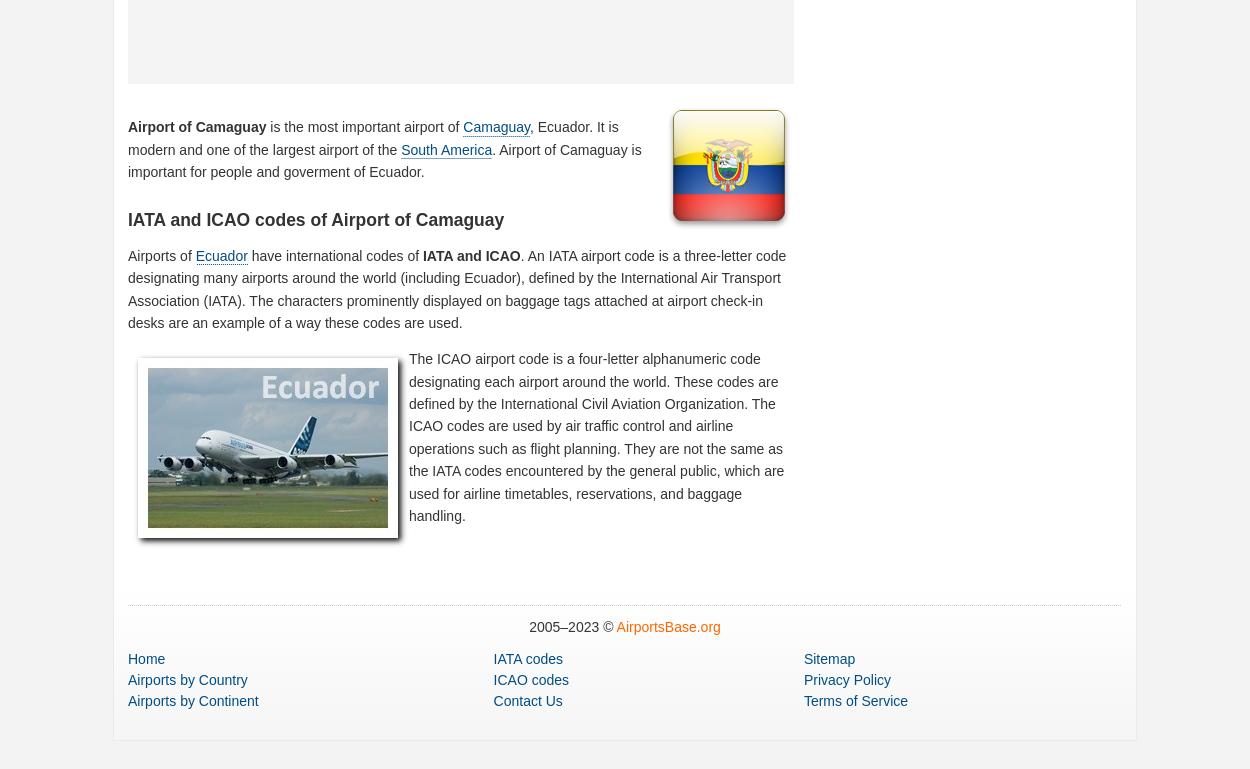 This screenshot has width=1250, height=769. I want to click on ', Ecuador.
It is modern and one of the largest airport of the', so click(372, 137).